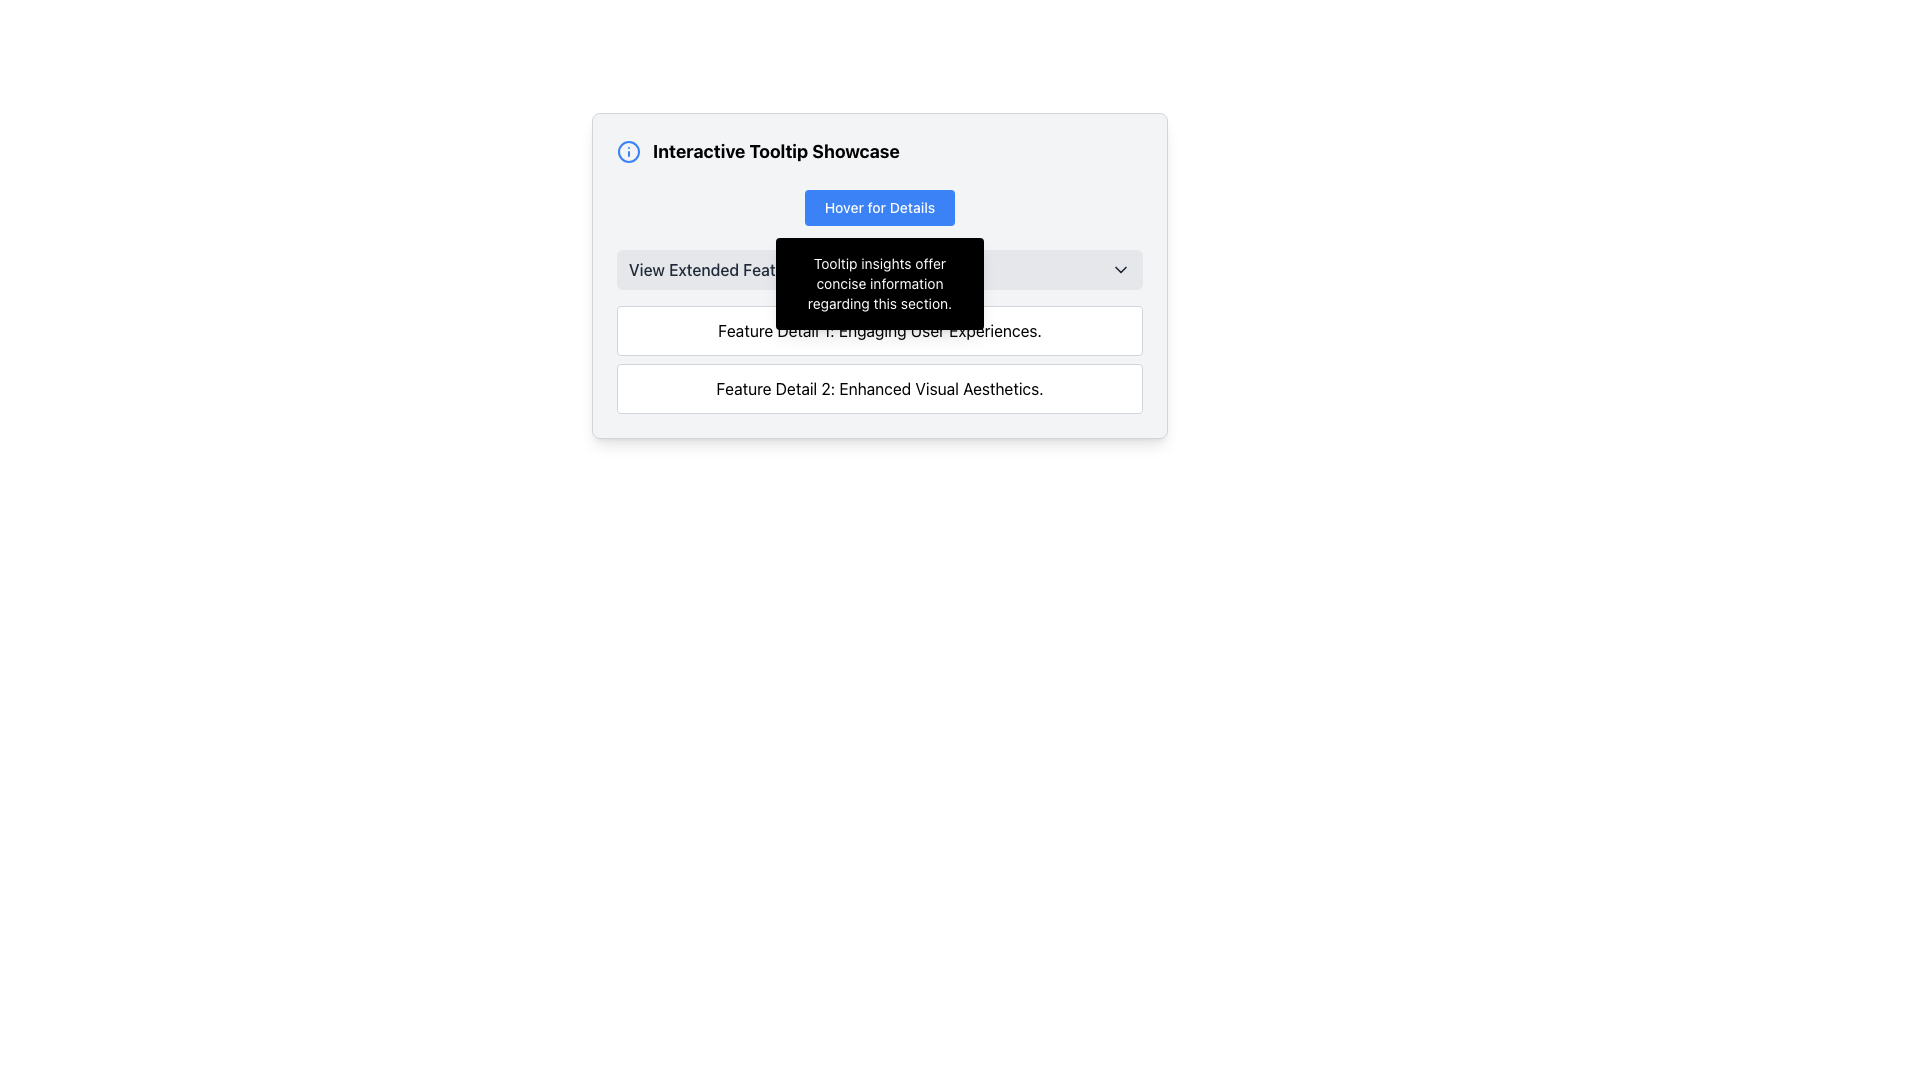  What do you see at coordinates (879, 208) in the screenshot?
I see `the interactive button located centrally within the 'Interactive Tooltip Showcase' panel, which displays a tooltip with additional information when hovered over` at bounding box center [879, 208].